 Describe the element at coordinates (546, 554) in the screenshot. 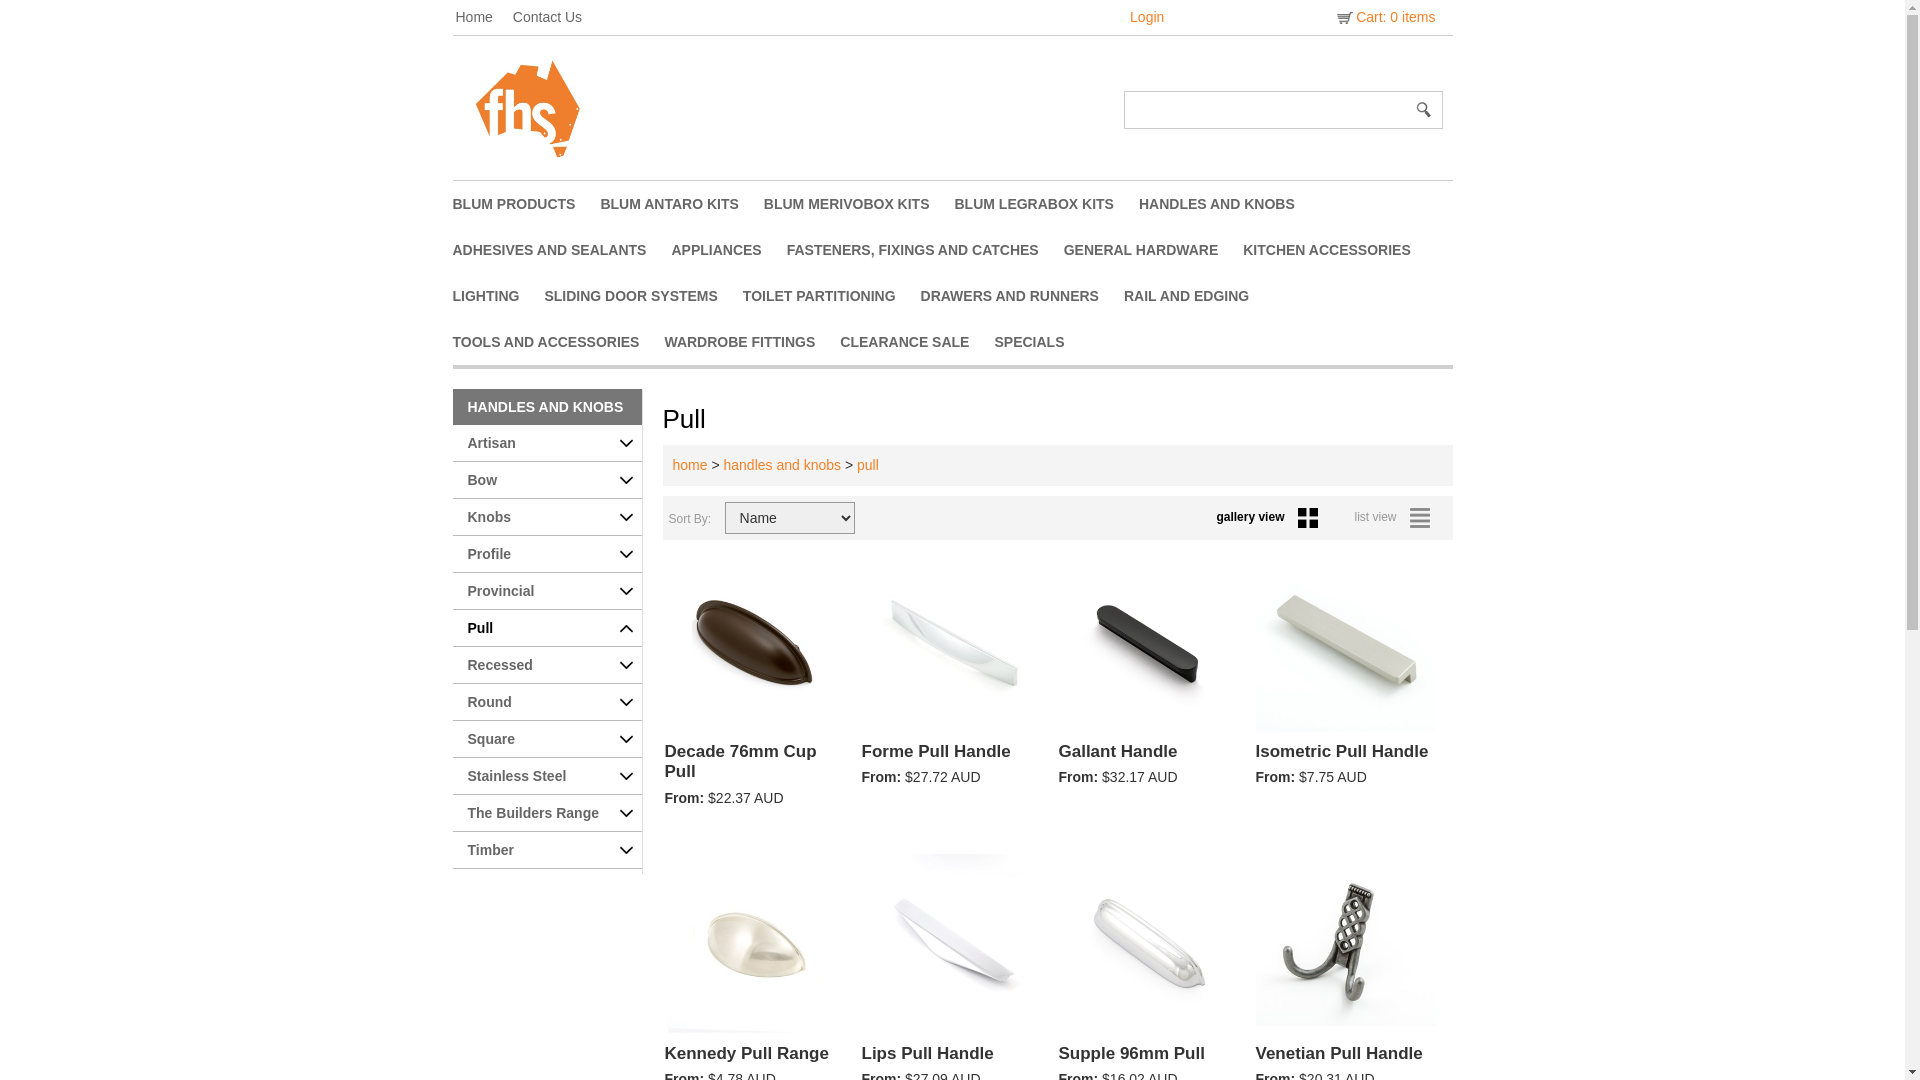

I see `'Profile'` at that location.